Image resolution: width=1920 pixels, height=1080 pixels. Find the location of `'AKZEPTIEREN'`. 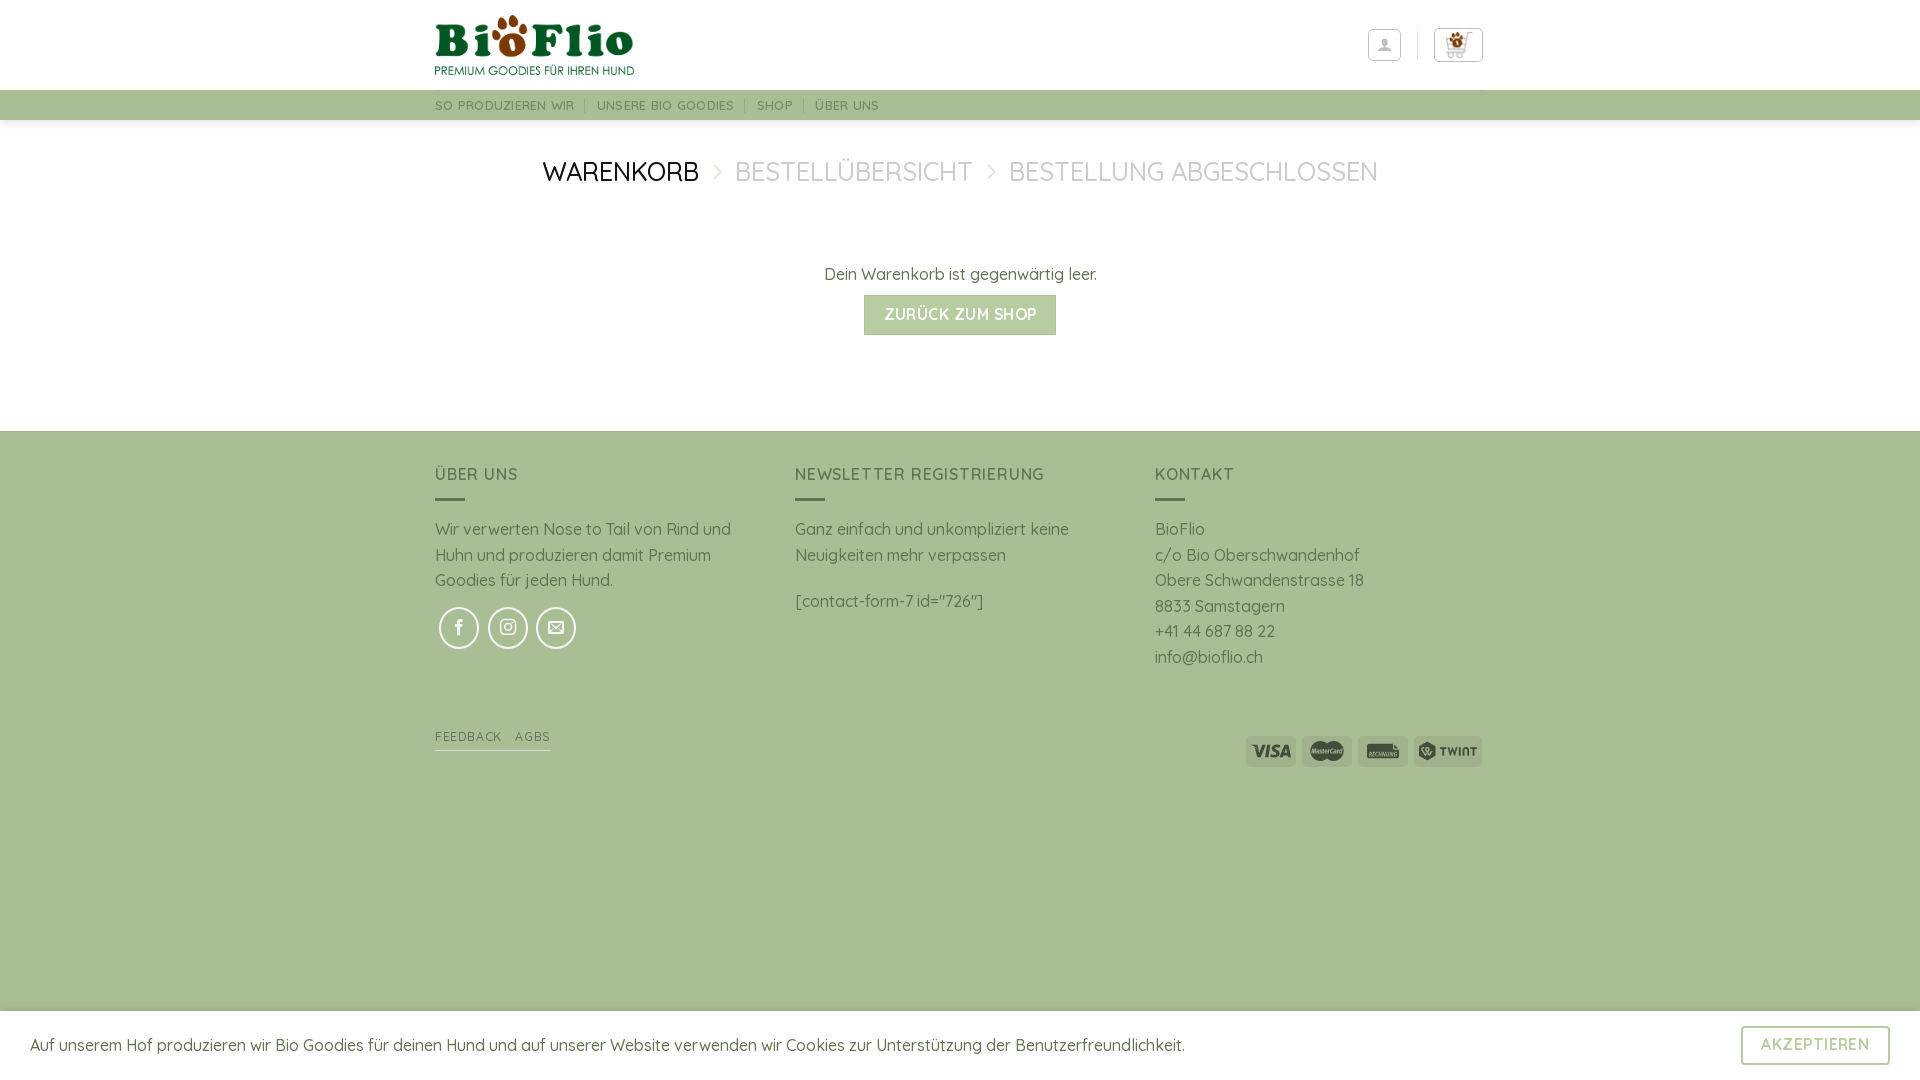

'AKZEPTIEREN' is located at coordinates (1815, 1044).